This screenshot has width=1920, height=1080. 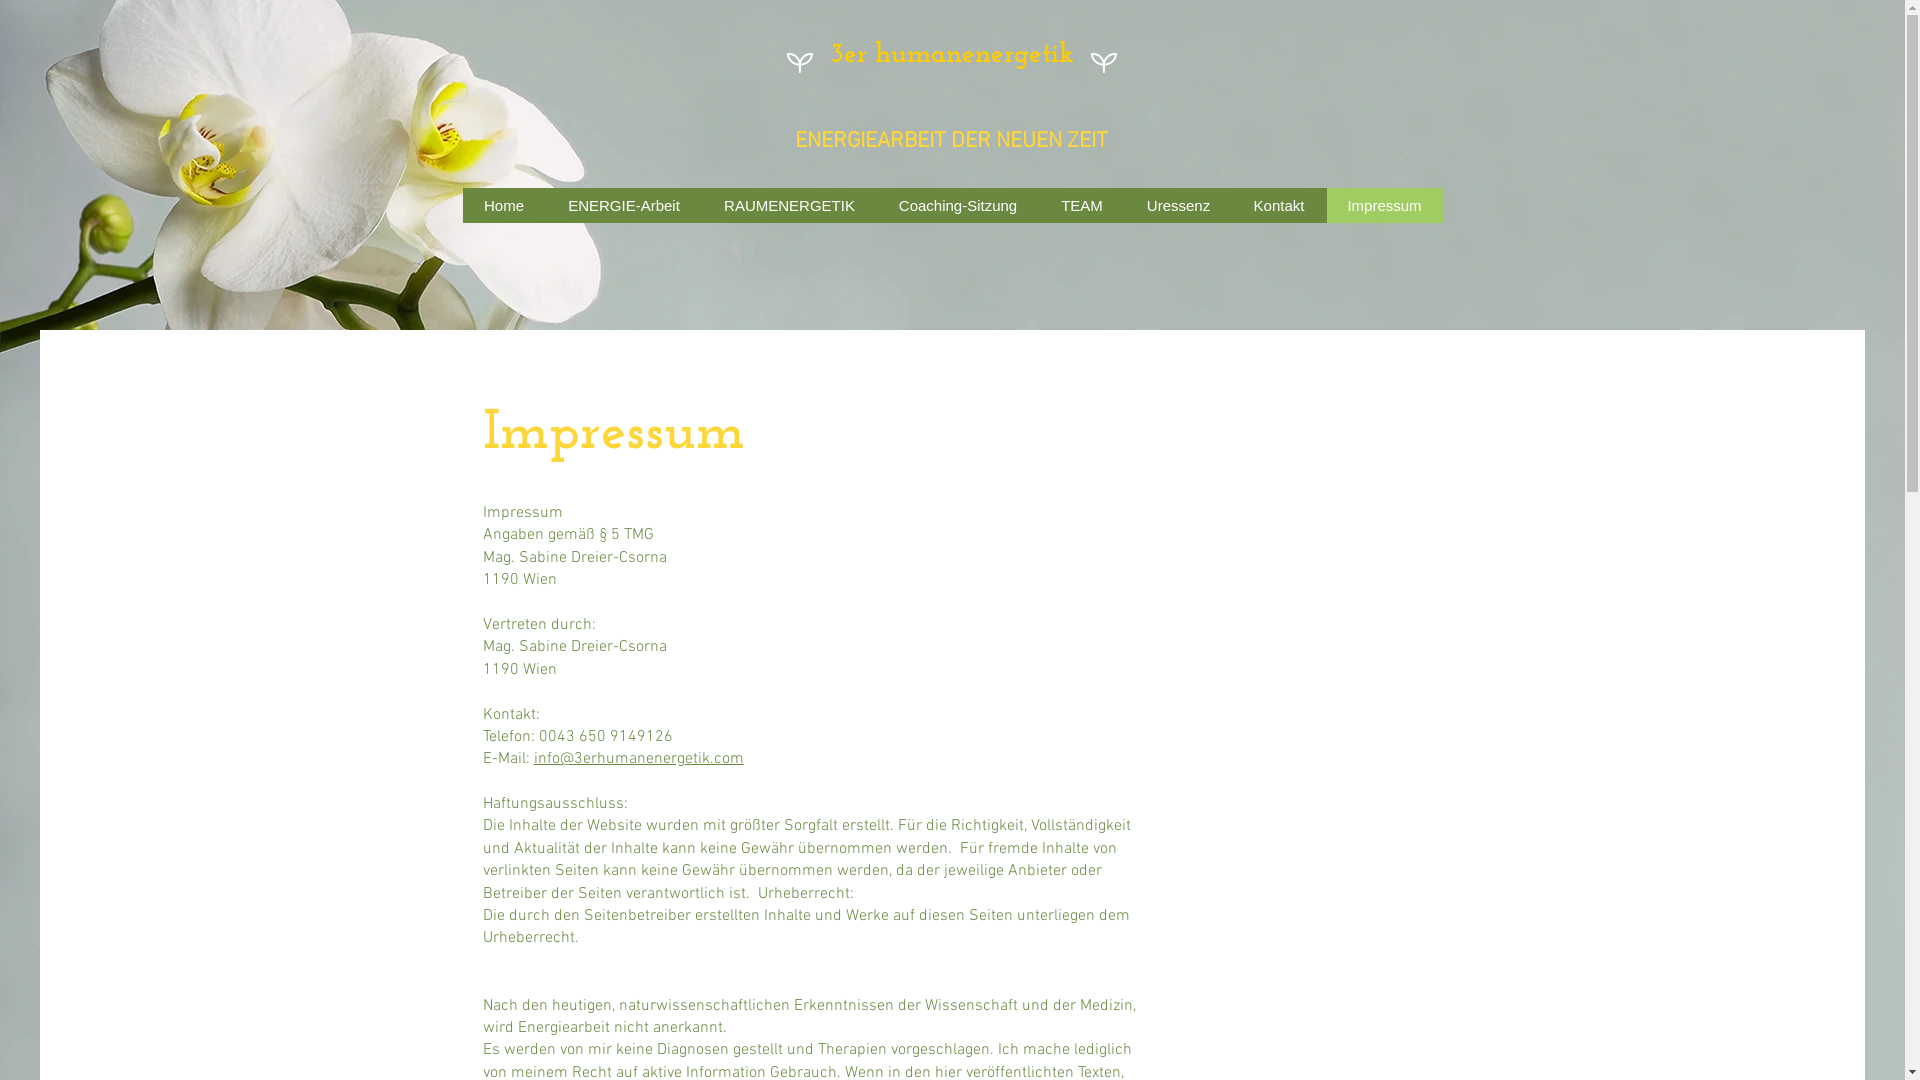 I want to click on 'info@3erhumanenergetik.com', so click(x=533, y=759).